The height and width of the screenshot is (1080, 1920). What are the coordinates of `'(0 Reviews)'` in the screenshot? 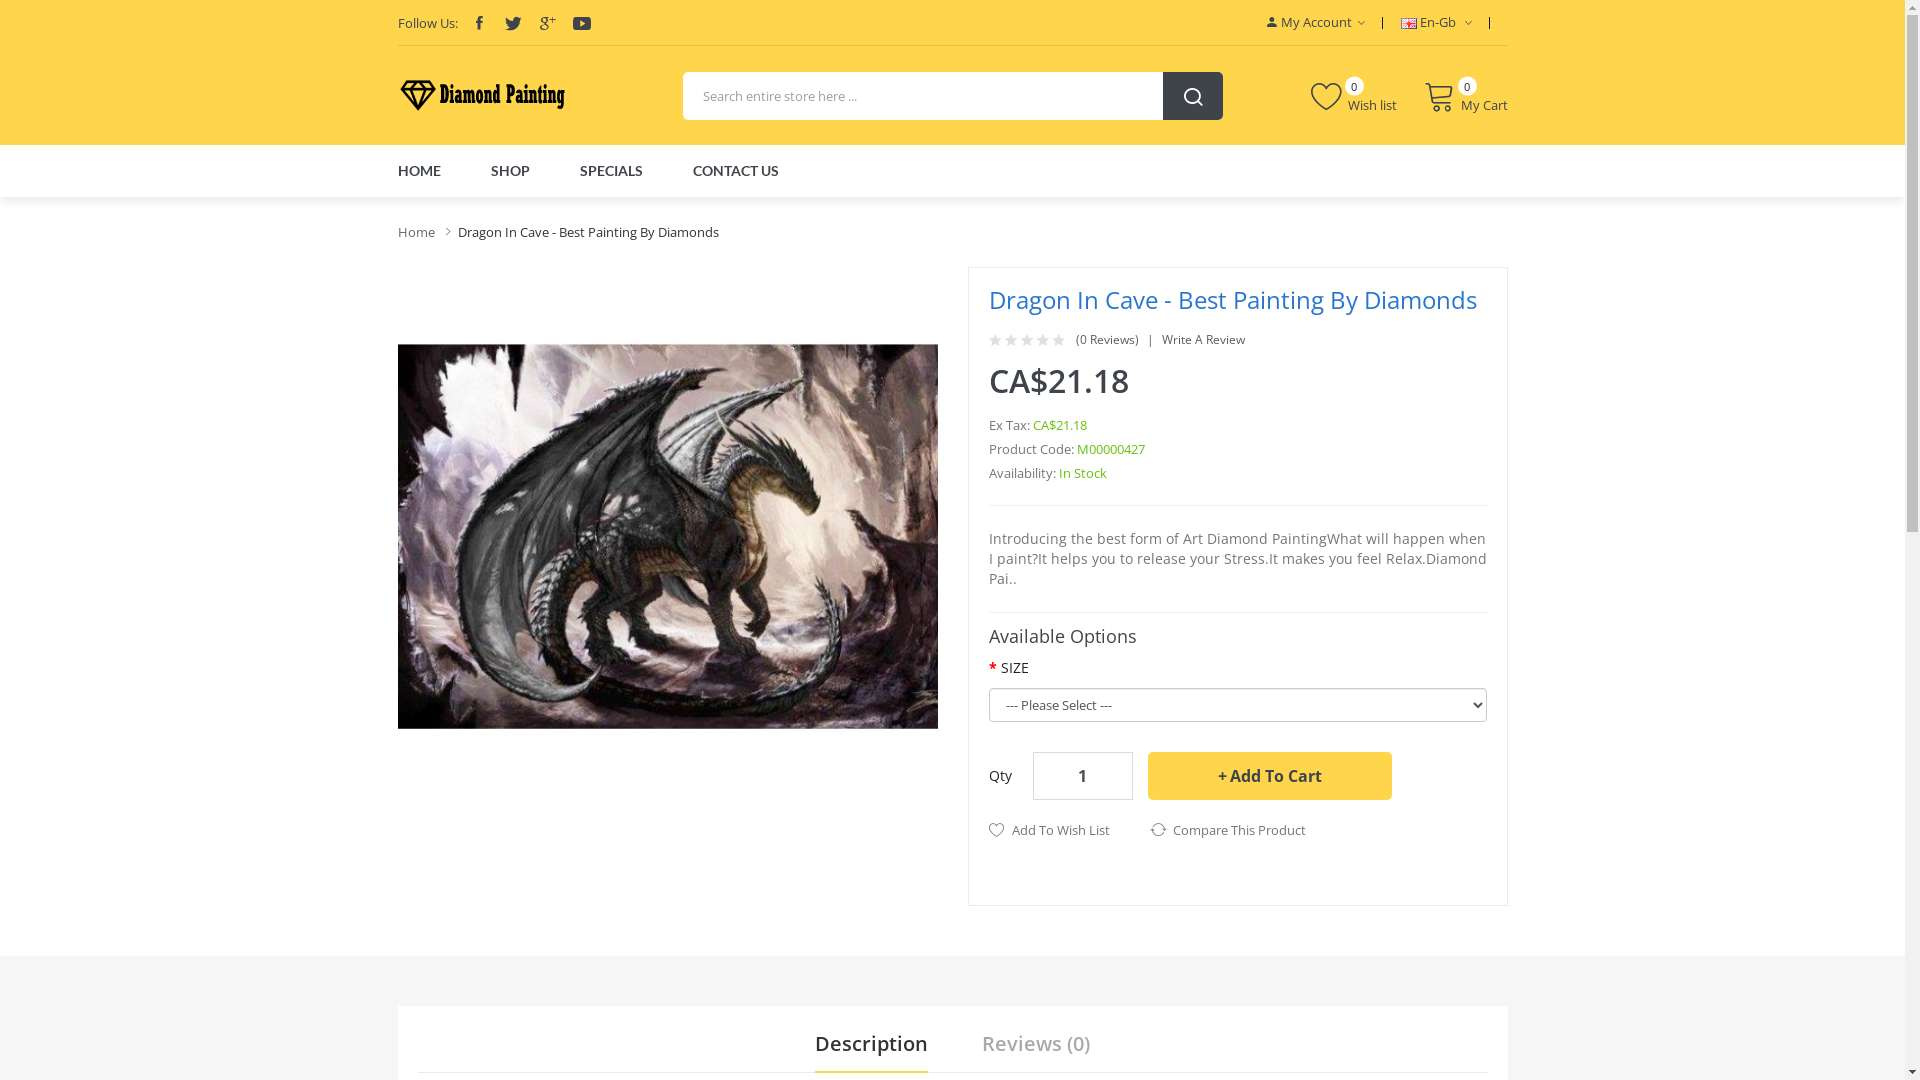 It's located at (1074, 338).